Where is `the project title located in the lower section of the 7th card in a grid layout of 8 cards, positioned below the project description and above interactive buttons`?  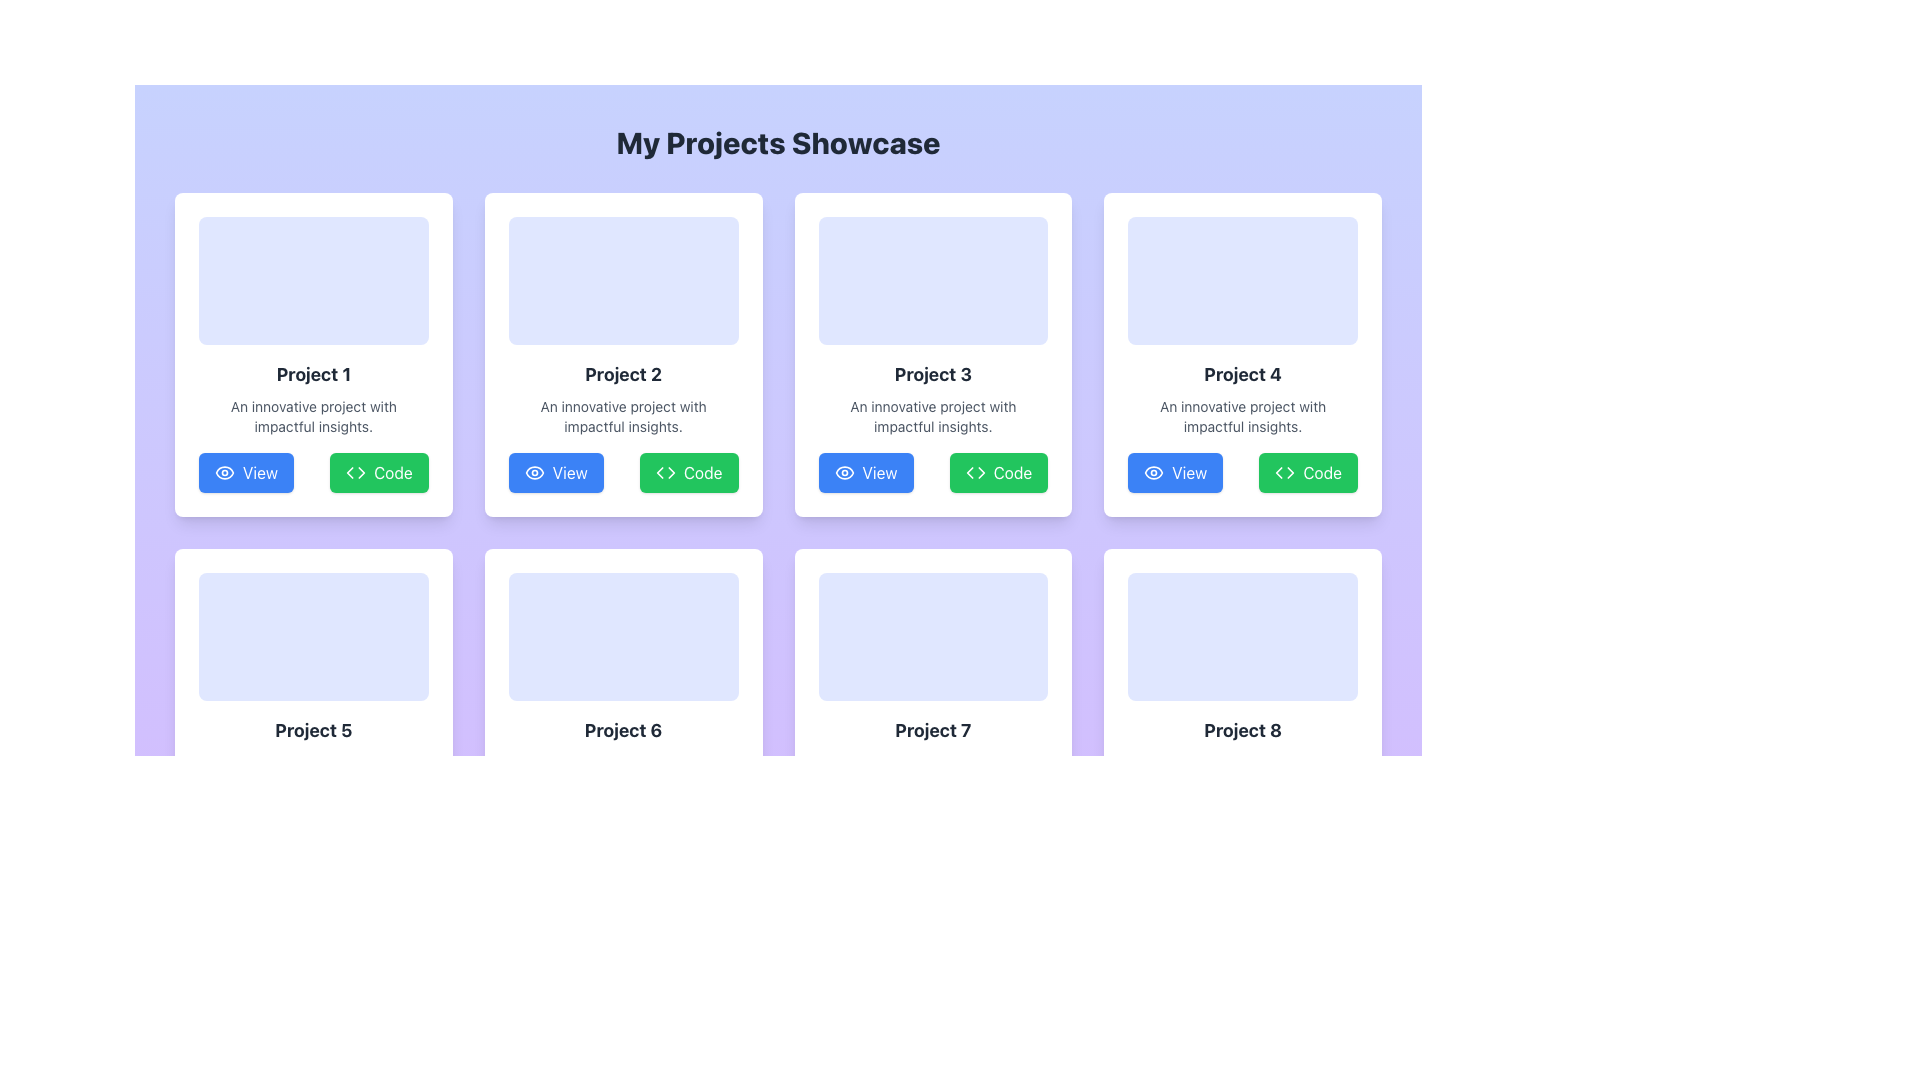 the project title located in the lower section of the 7th card in a grid layout of 8 cards, positioned below the project description and above interactive buttons is located at coordinates (932, 731).